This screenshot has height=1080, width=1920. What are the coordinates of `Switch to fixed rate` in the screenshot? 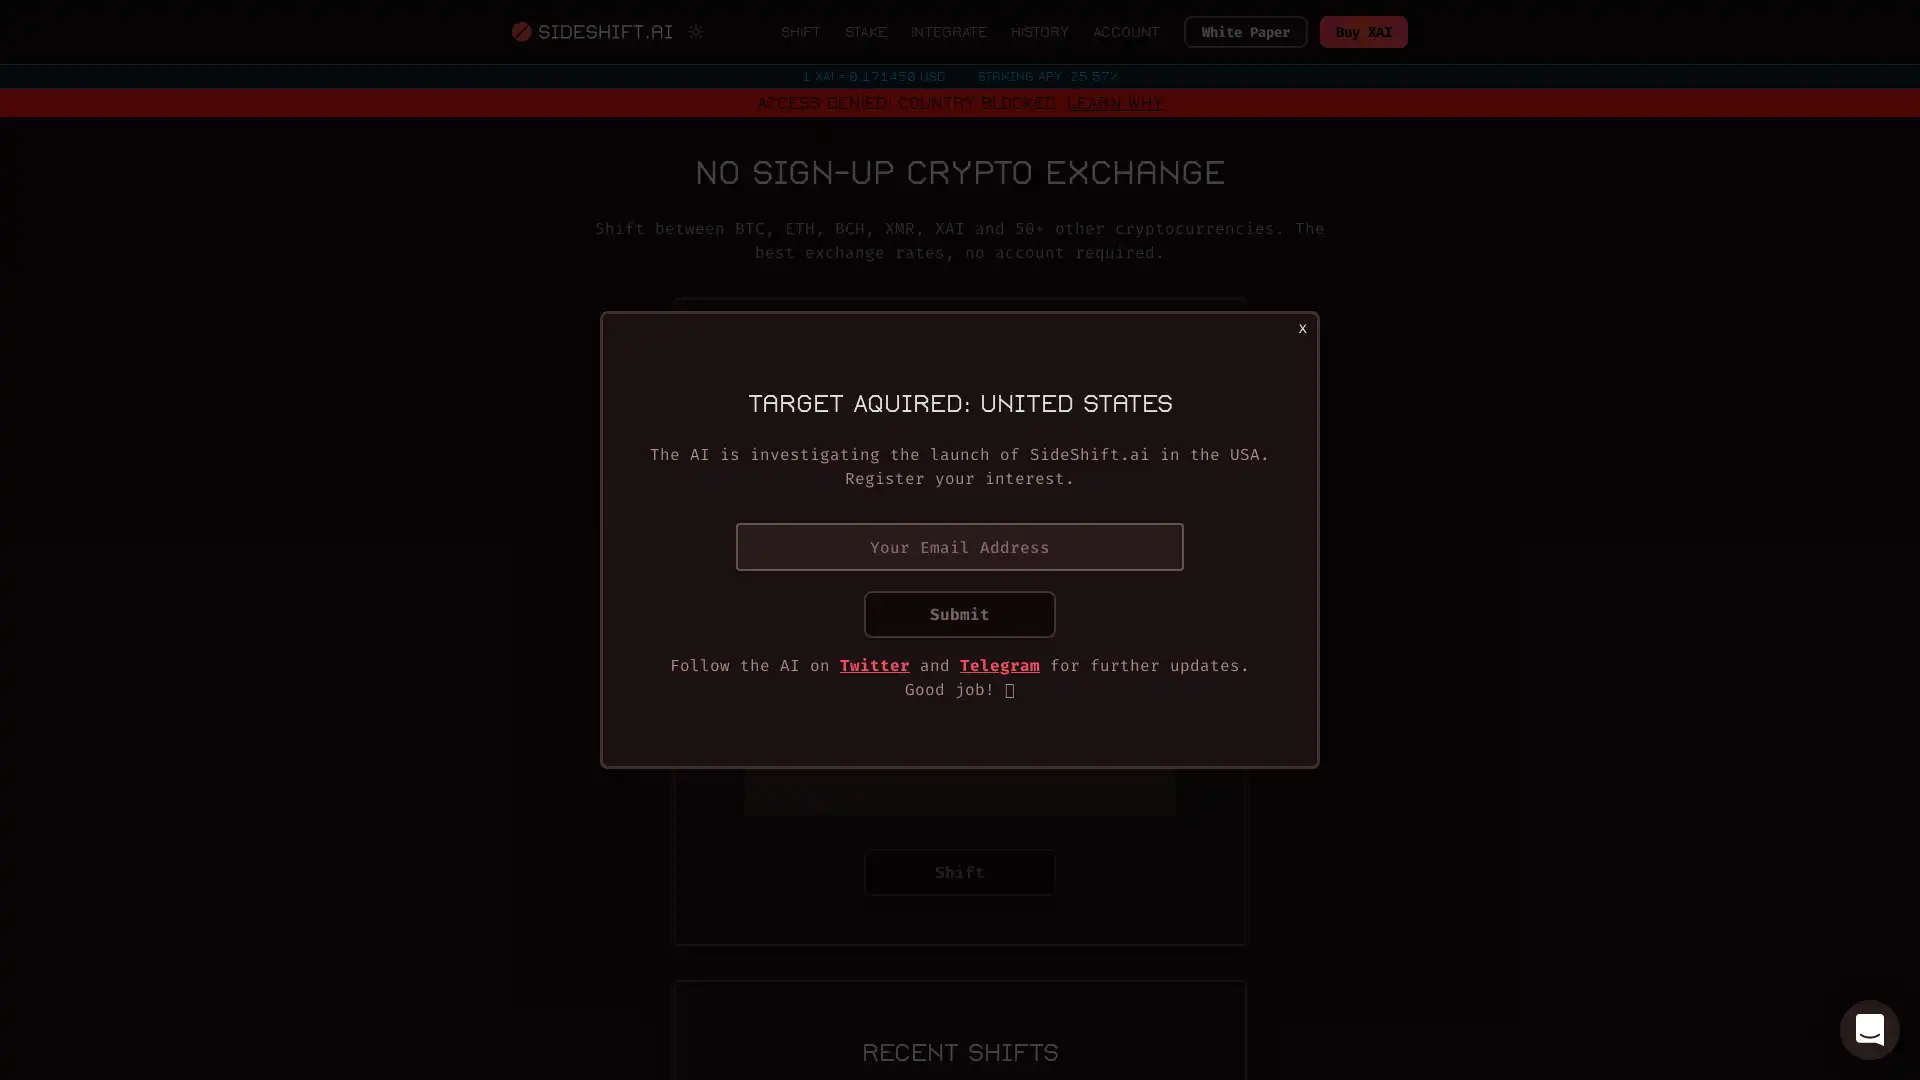 It's located at (1038, 367).